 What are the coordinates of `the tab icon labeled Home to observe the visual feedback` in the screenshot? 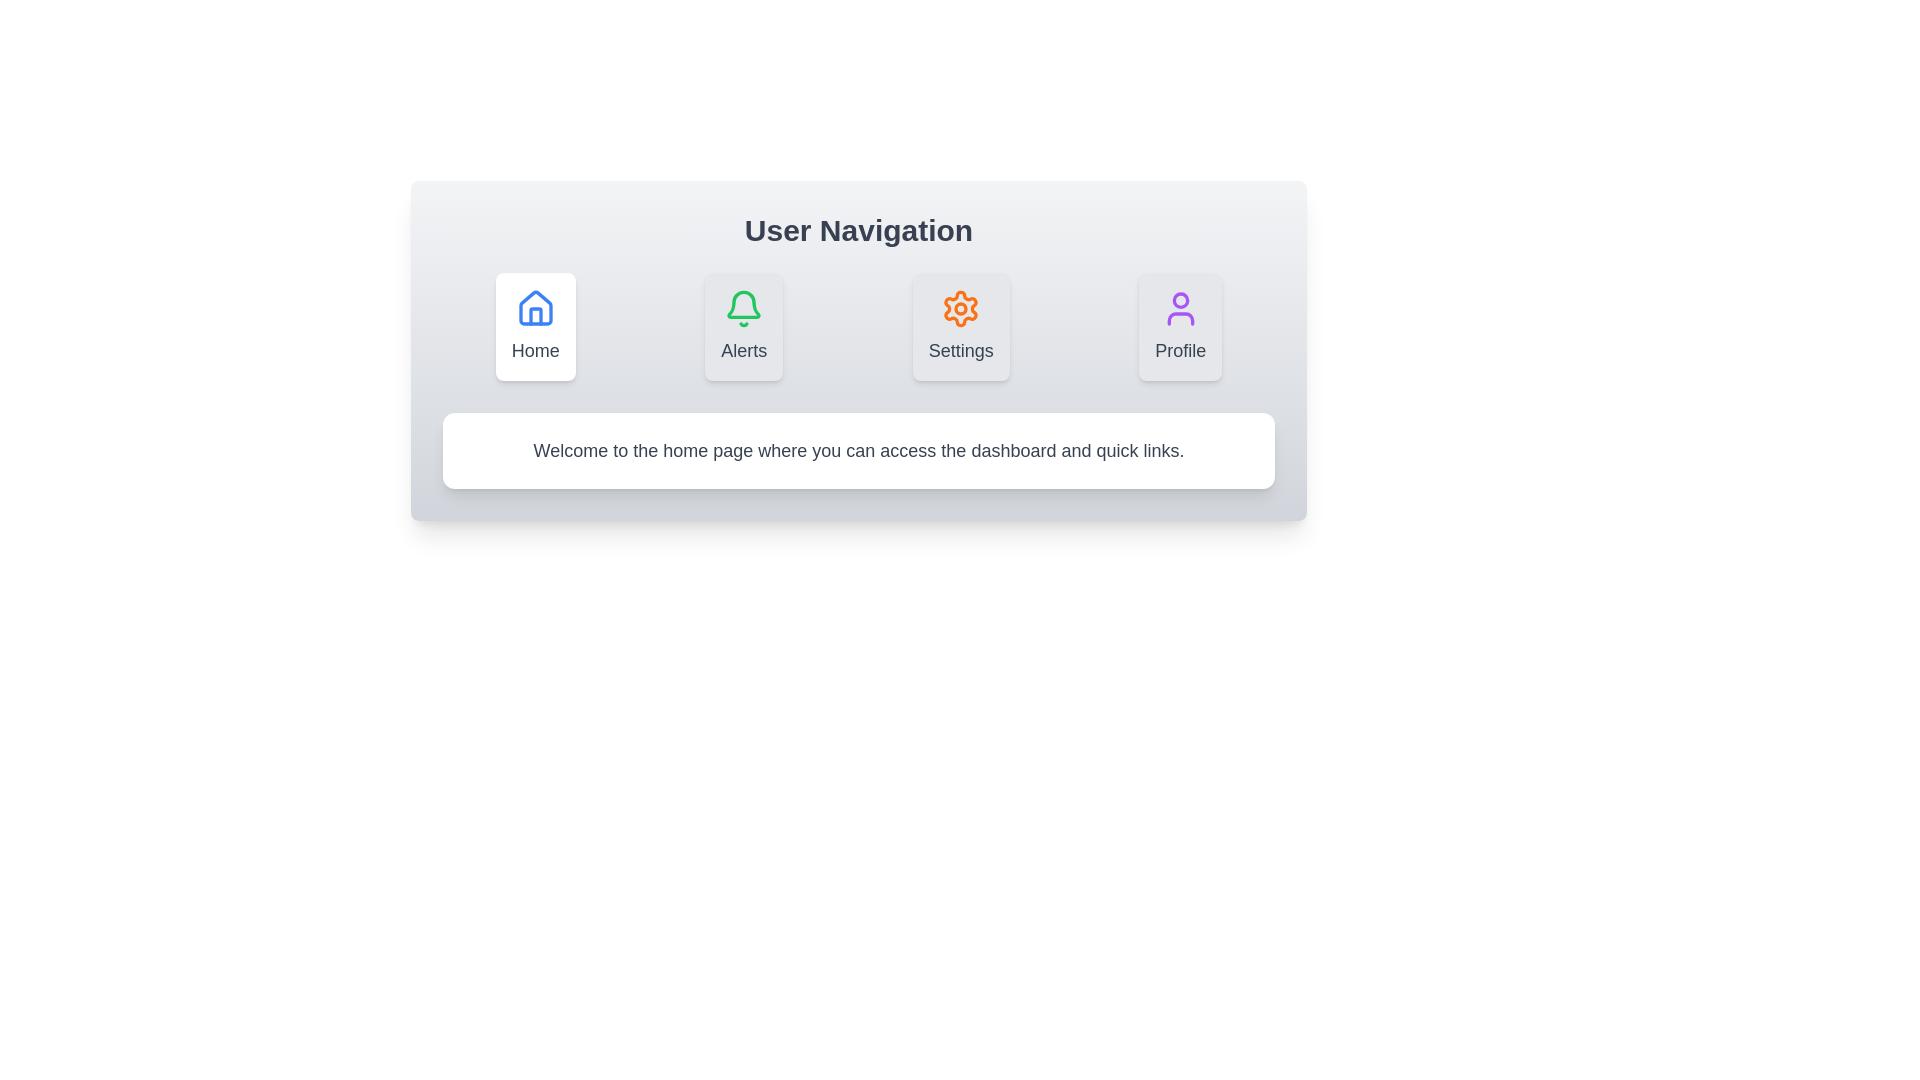 It's located at (535, 326).